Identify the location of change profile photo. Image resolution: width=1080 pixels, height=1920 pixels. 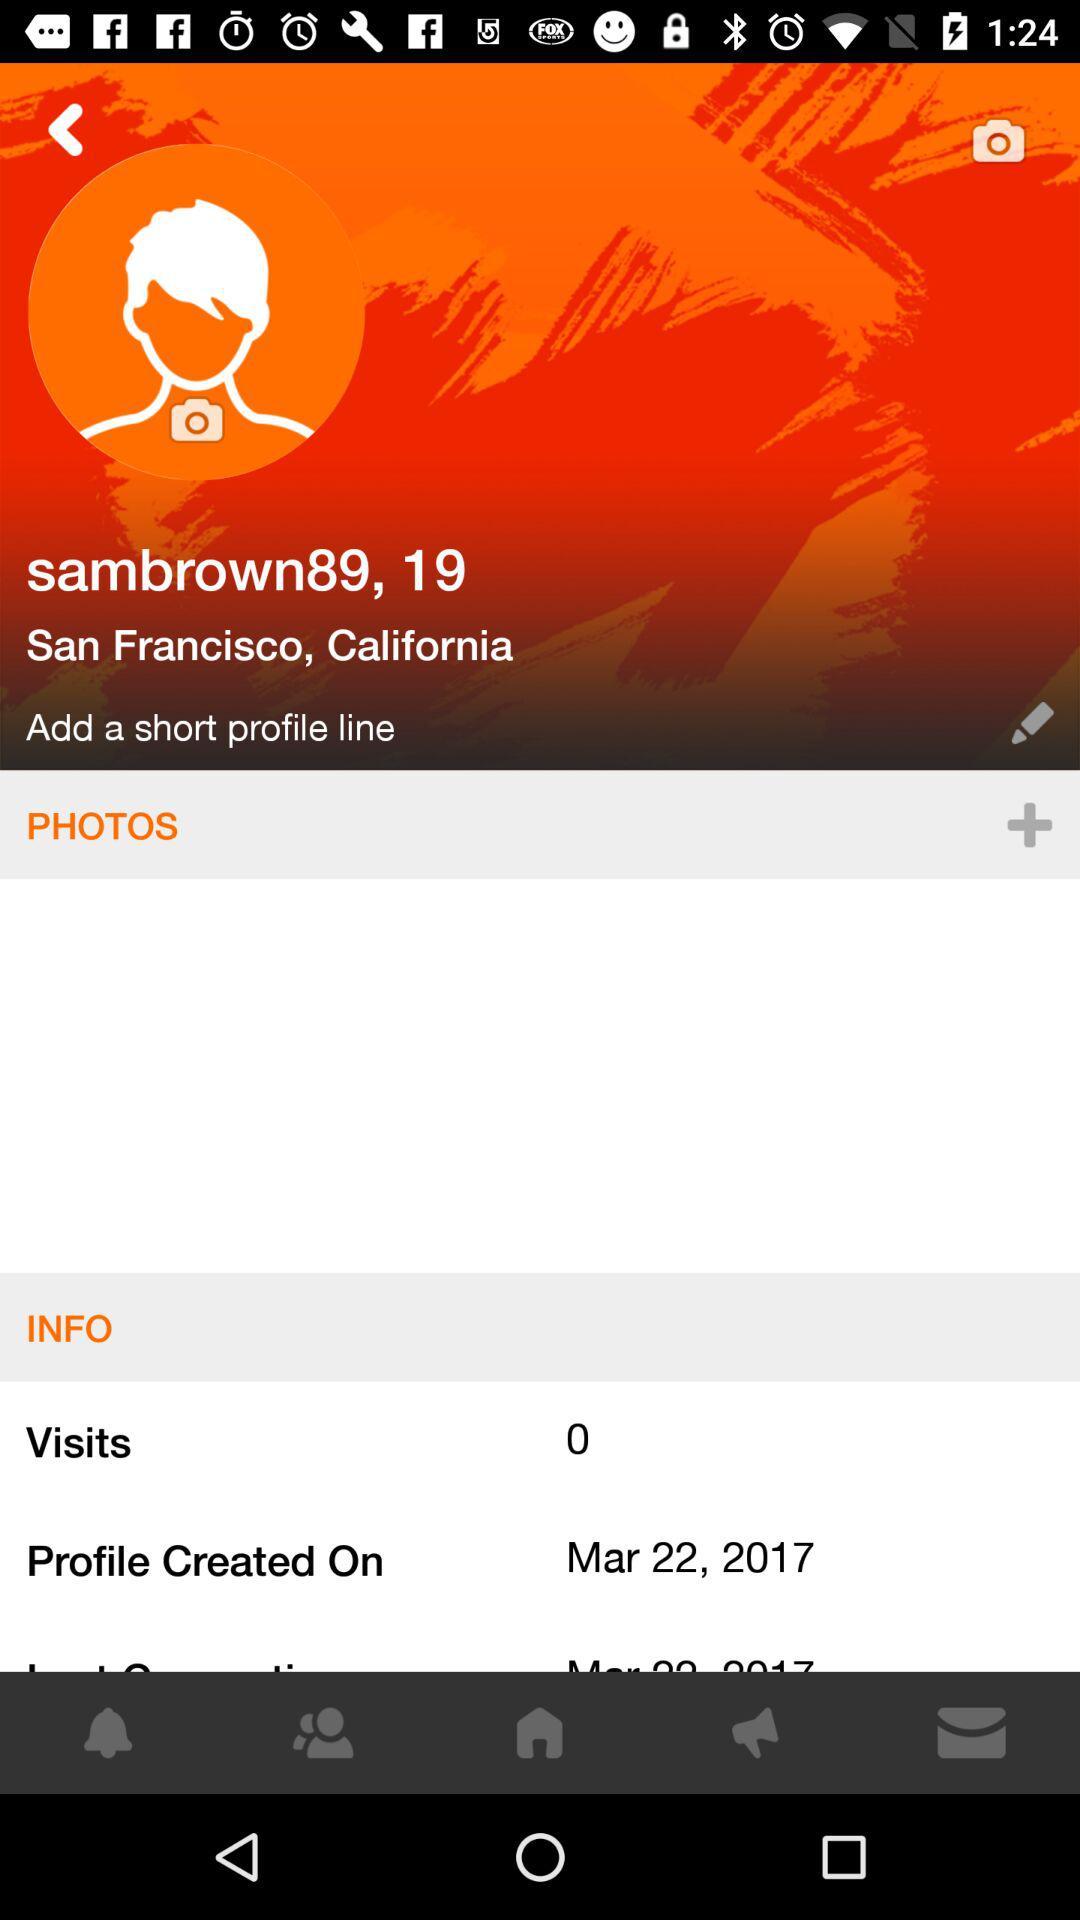
(196, 311).